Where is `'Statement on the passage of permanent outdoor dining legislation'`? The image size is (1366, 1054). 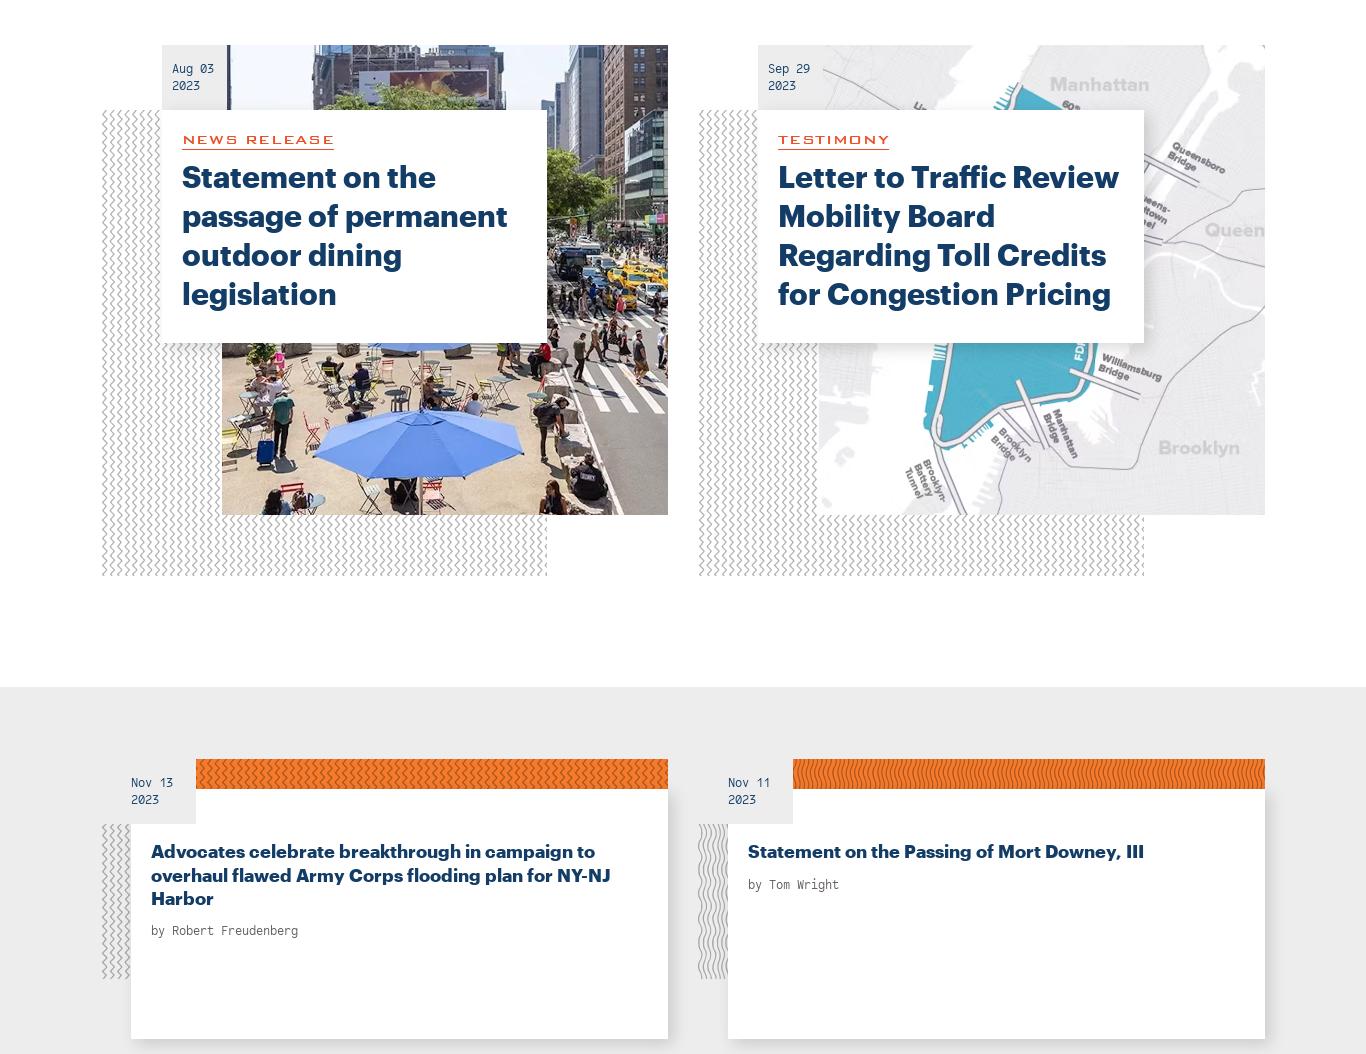 'Statement on the passage of permanent outdoor dining legislation' is located at coordinates (342, 235).